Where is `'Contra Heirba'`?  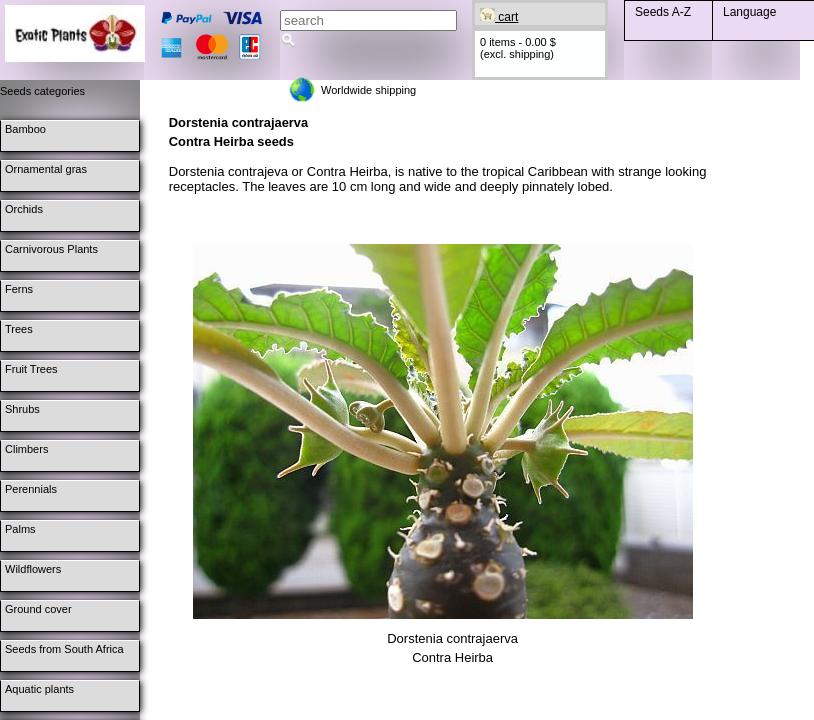 'Contra Heirba' is located at coordinates (451, 657).